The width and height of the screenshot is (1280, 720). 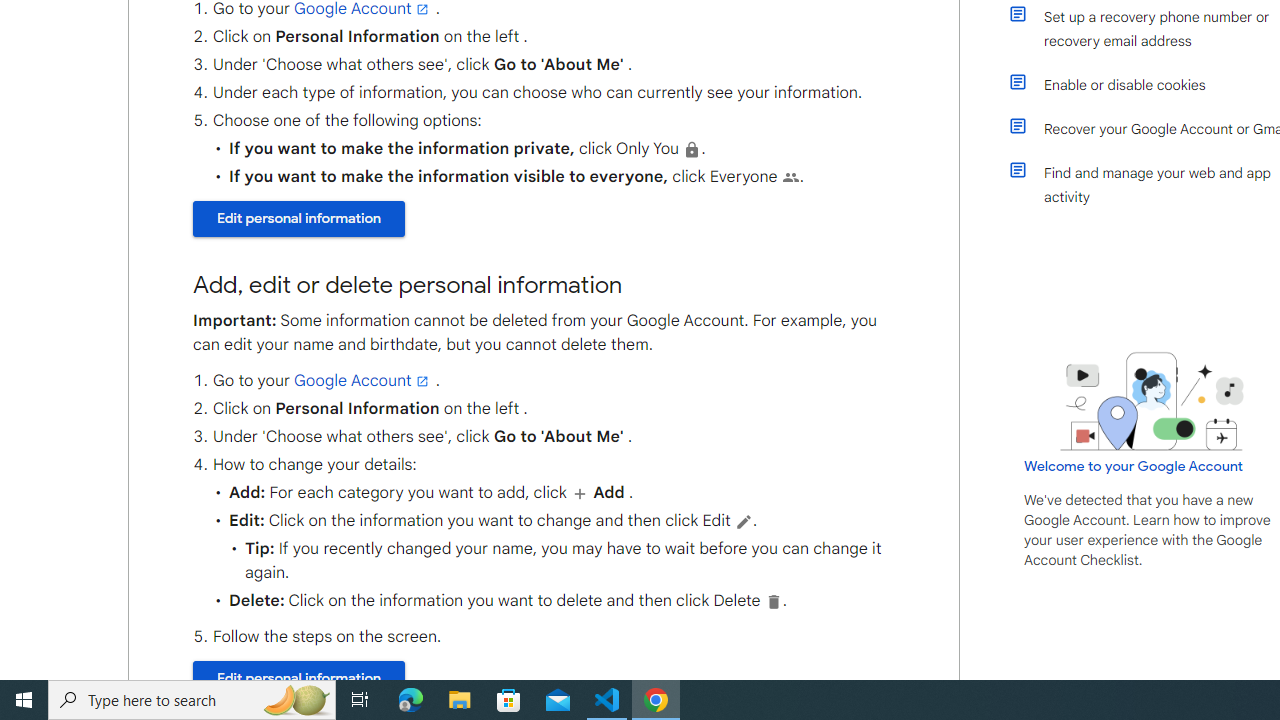 What do you see at coordinates (1134, 466) in the screenshot?
I see `'Welcome to your Google Account'` at bounding box center [1134, 466].